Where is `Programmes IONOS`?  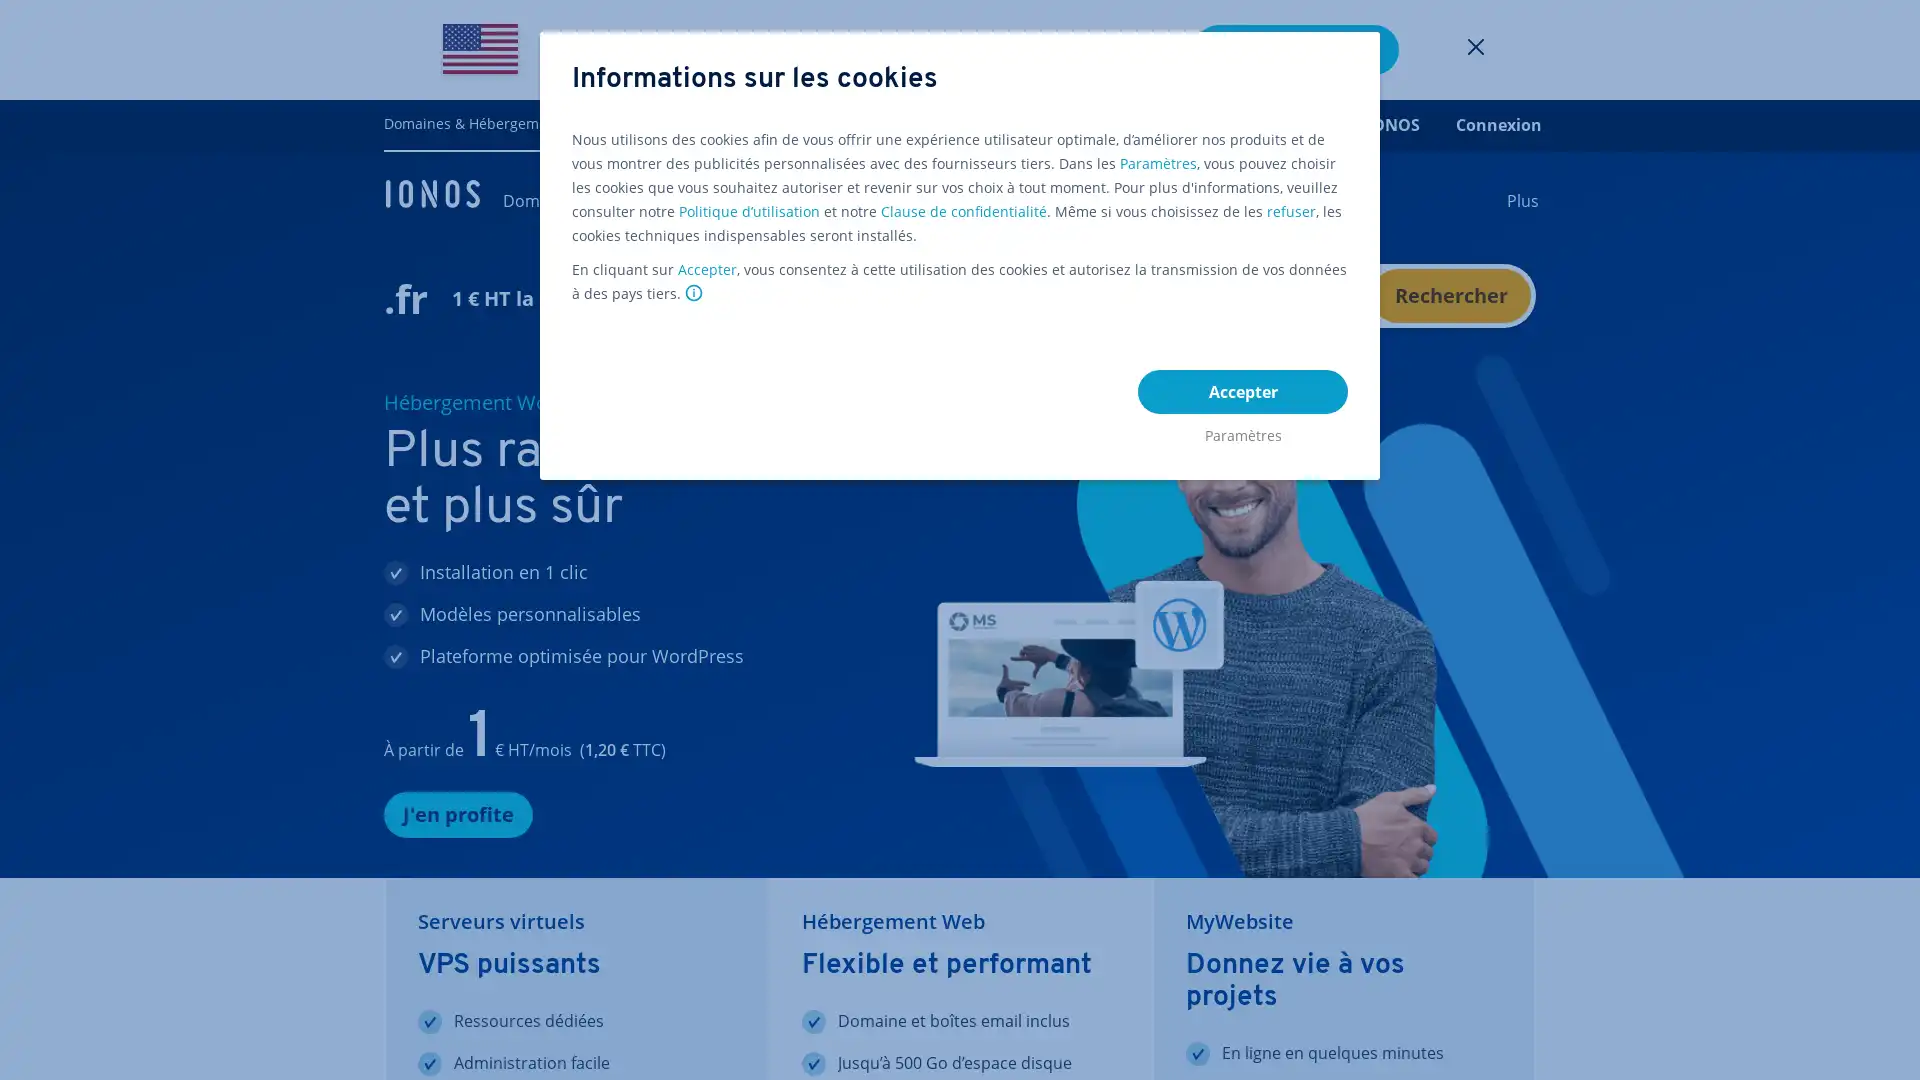
Programmes IONOS is located at coordinates (1340, 124).